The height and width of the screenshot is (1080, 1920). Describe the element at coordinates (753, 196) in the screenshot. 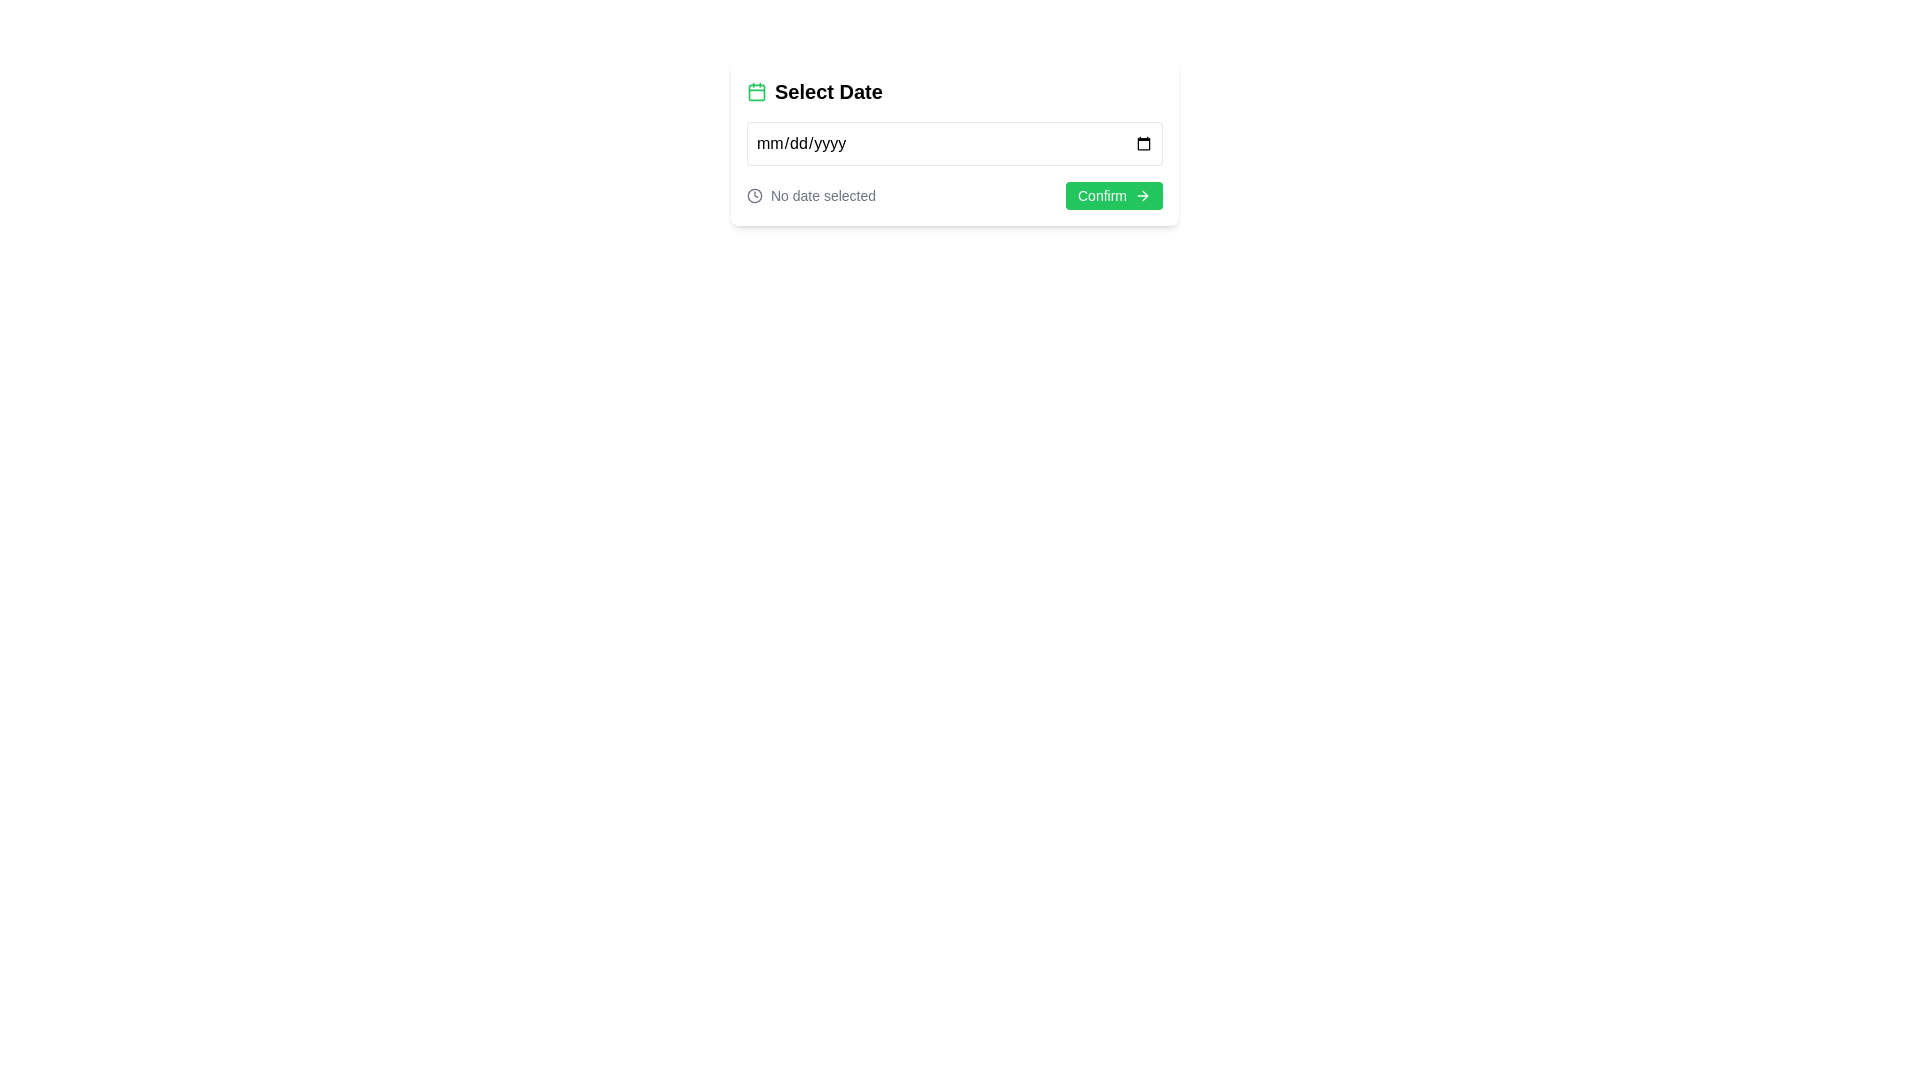

I see `the SVG circle representing the clock icon located to the left of the date input field` at that location.